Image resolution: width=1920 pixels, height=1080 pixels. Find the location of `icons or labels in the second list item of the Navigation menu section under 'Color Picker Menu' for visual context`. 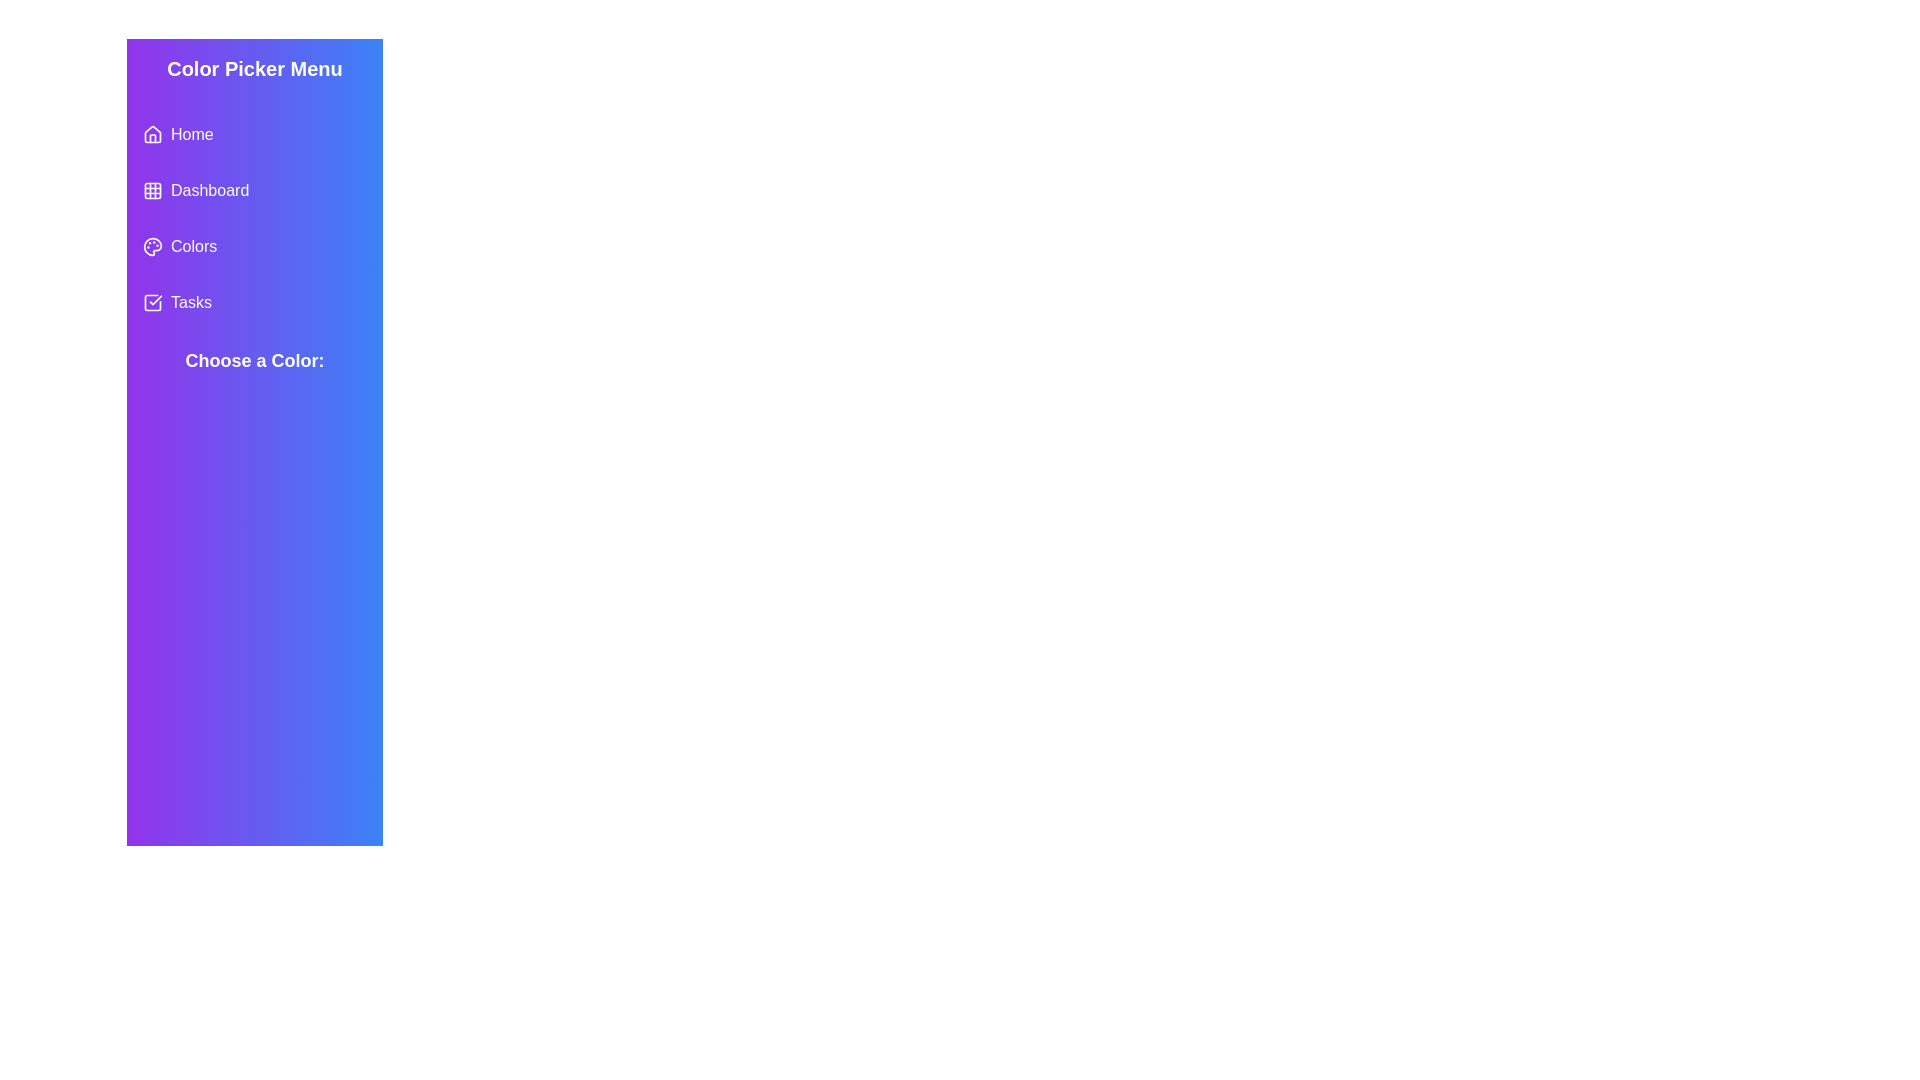

icons or labels in the second list item of the Navigation menu section under 'Color Picker Menu' for visual context is located at coordinates (253, 219).